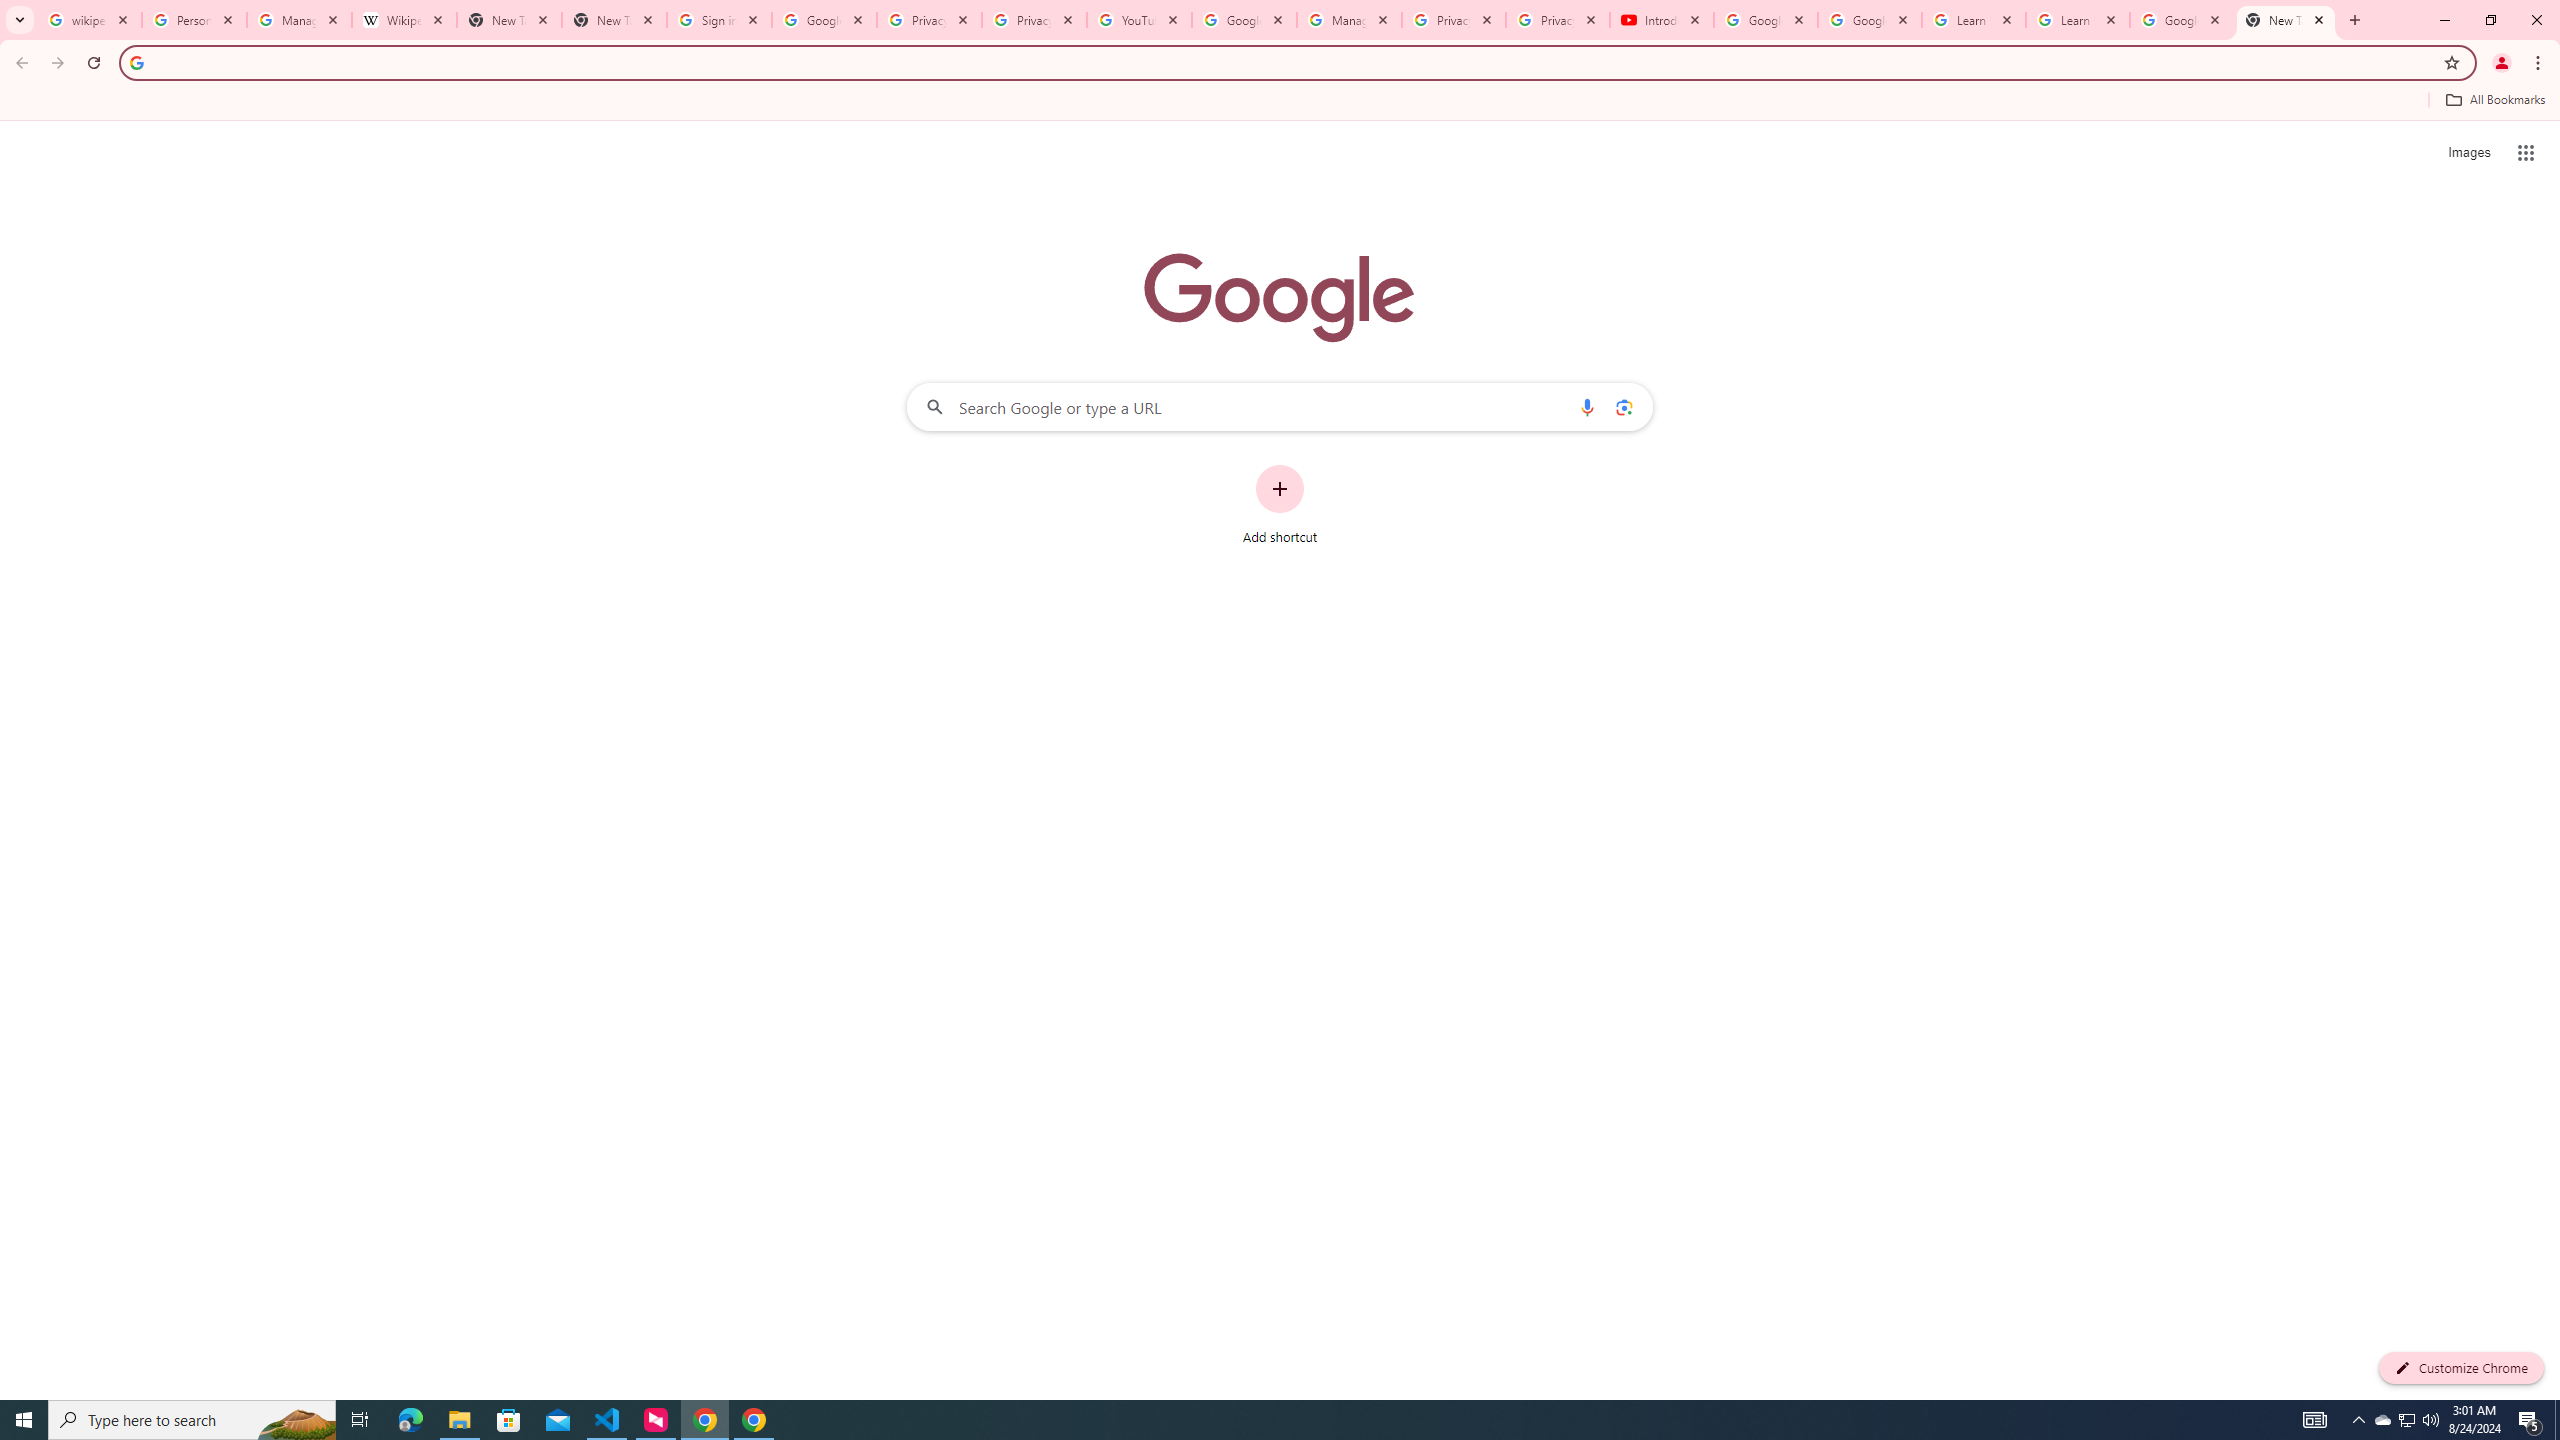 This screenshot has width=2560, height=1440. Describe the element at coordinates (2181, 19) in the screenshot. I see `'Google Account'` at that location.